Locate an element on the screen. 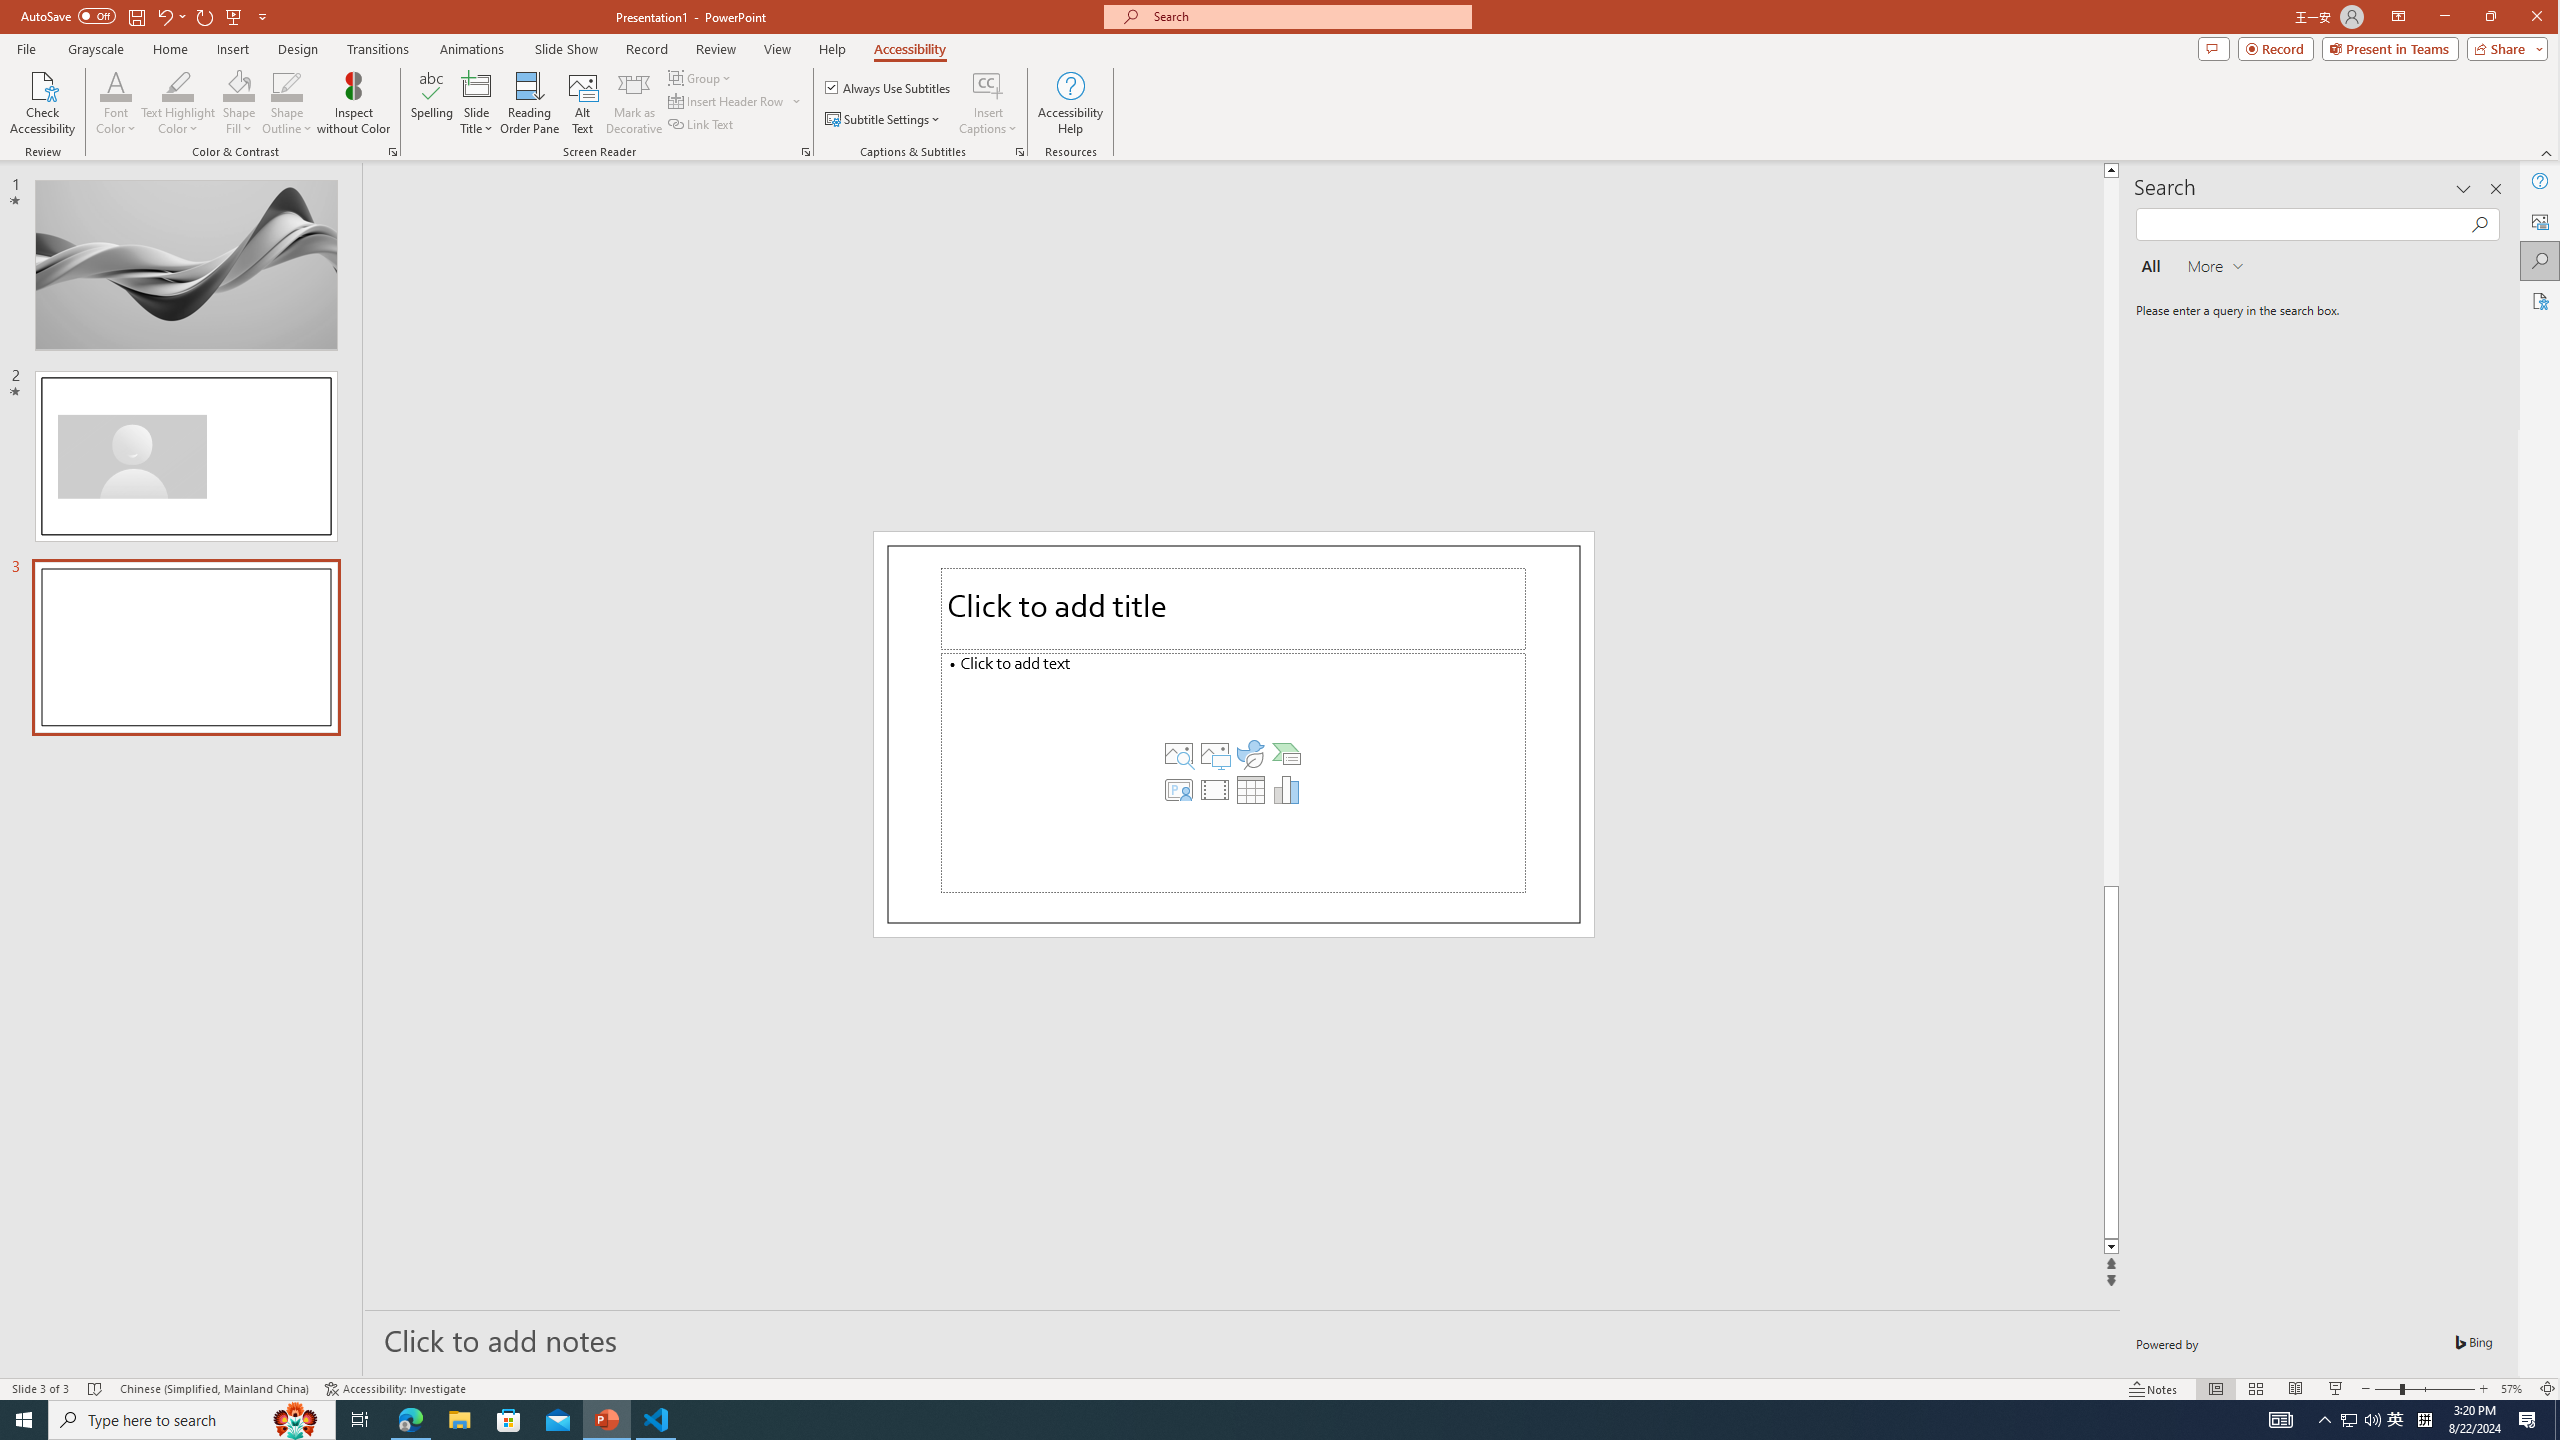 The height and width of the screenshot is (1440, 2560). 'Insert a SmartArt Graphic' is located at coordinates (1285, 752).